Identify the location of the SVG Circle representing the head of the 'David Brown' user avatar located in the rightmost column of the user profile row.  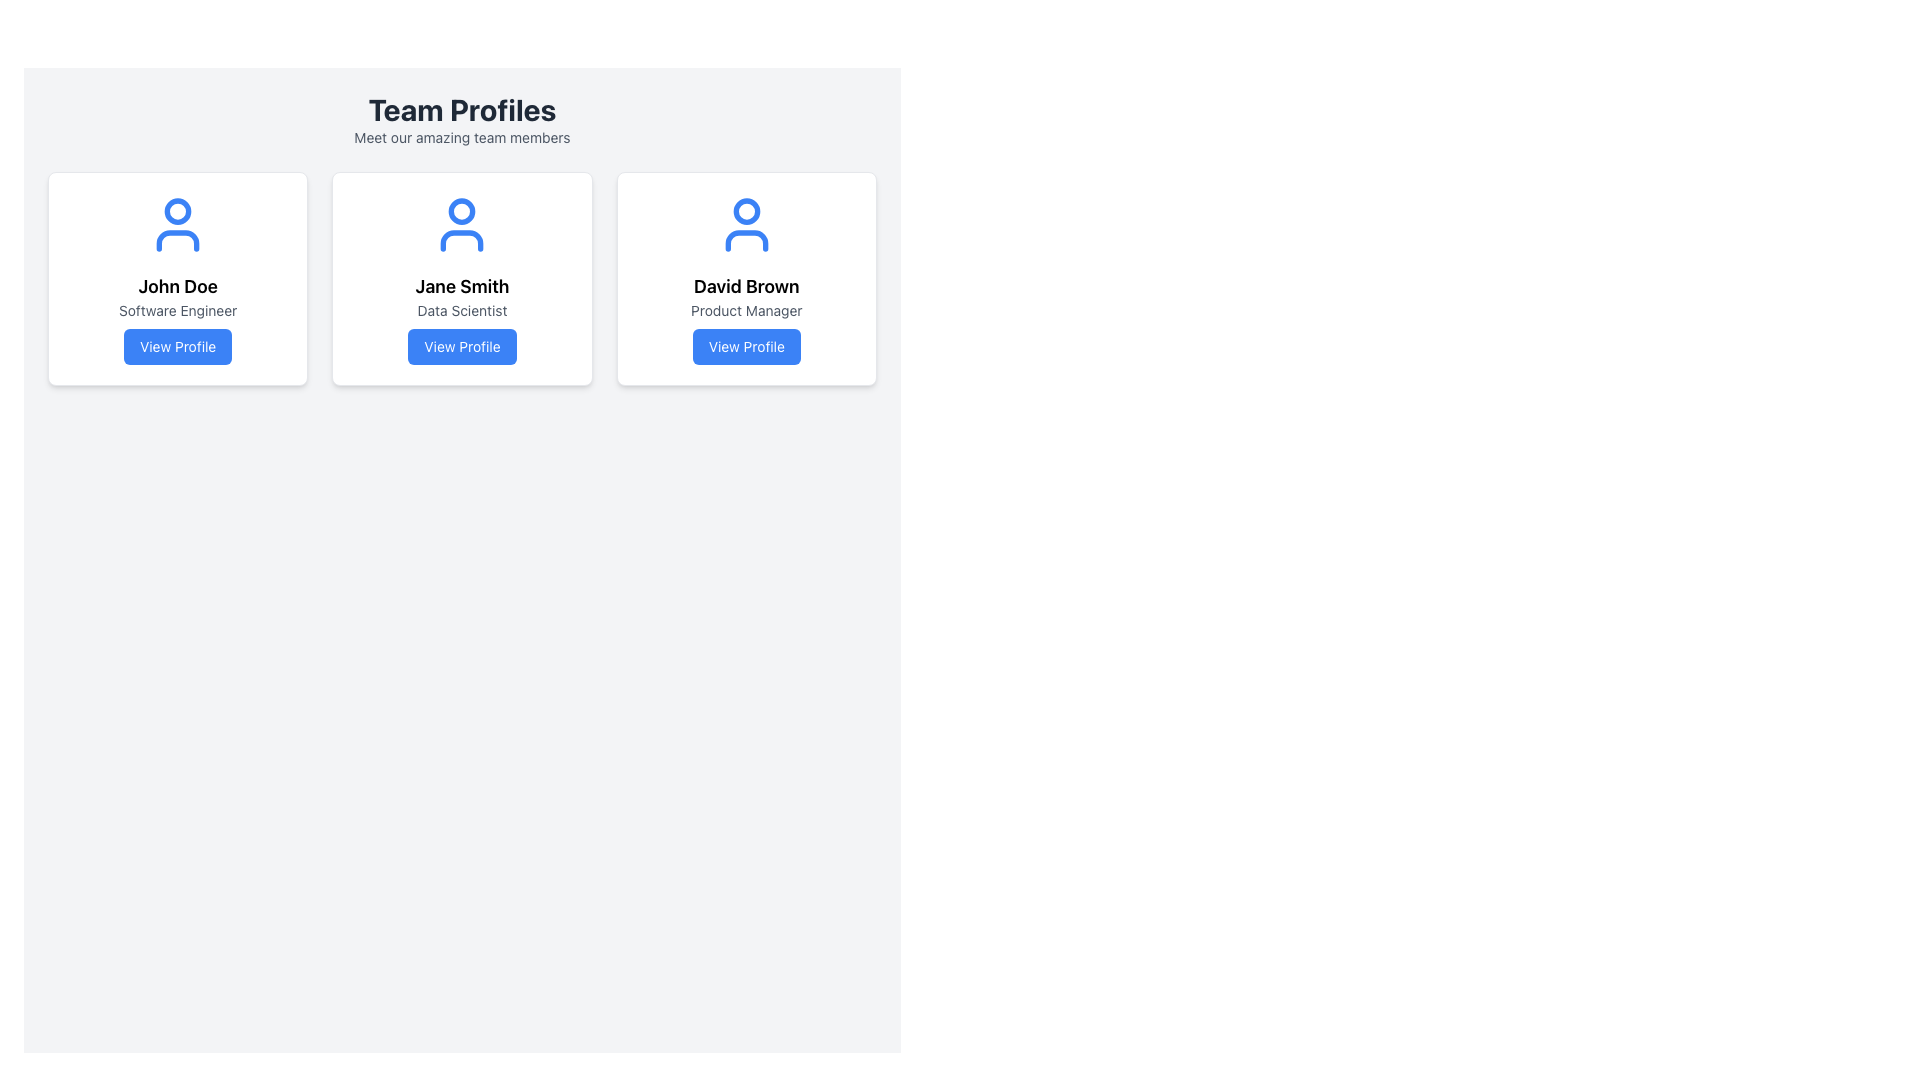
(745, 211).